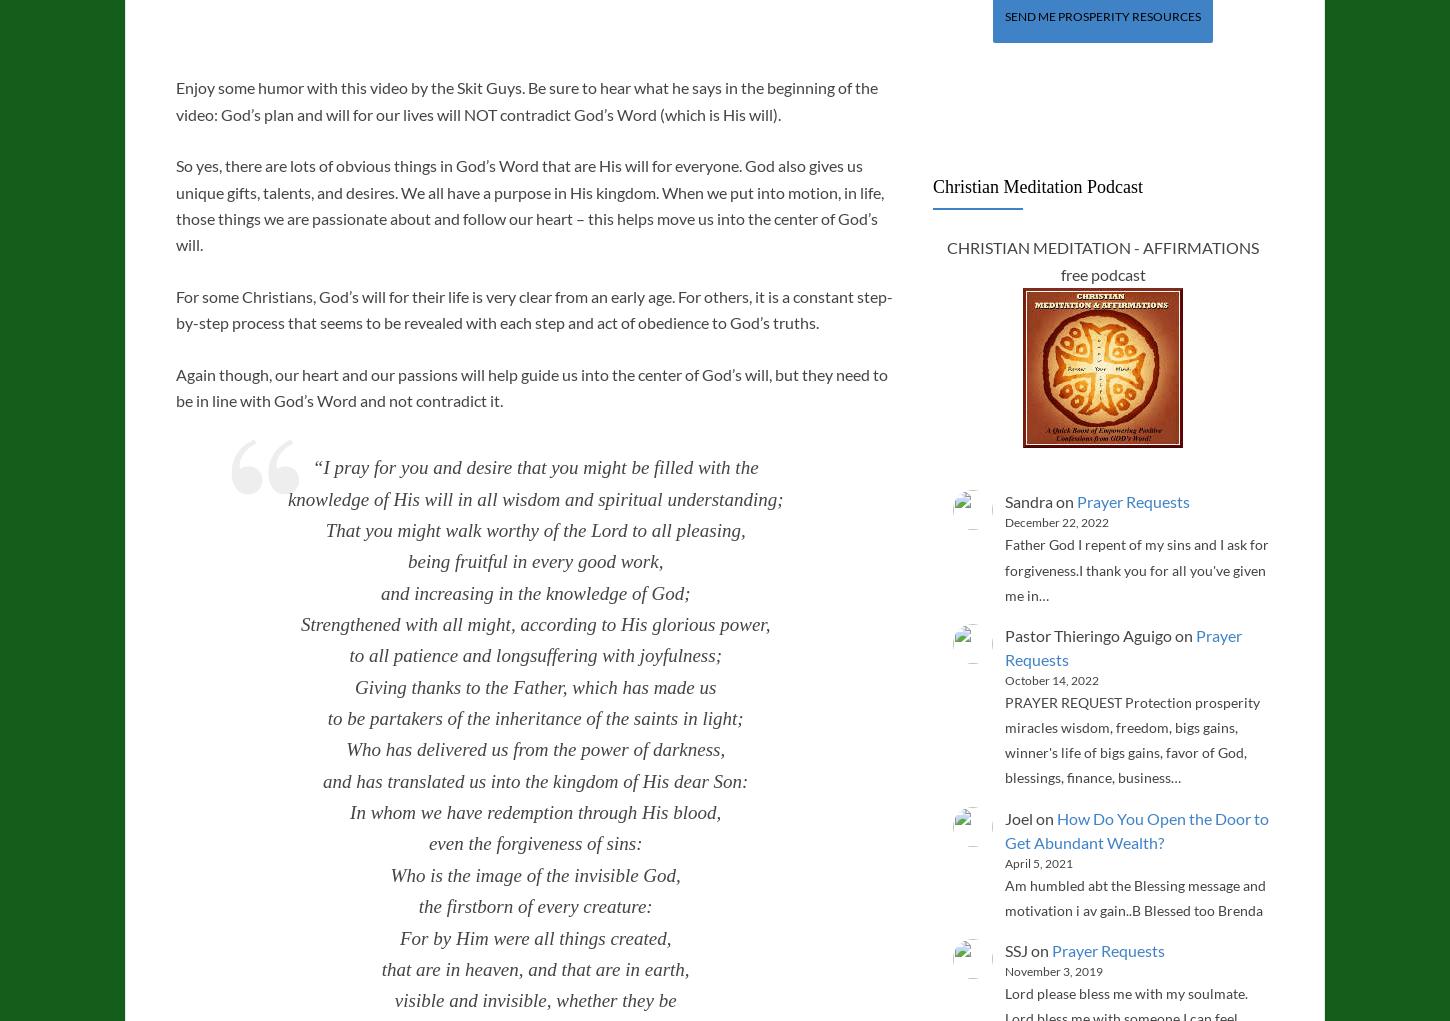 The width and height of the screenshot is (1450, 1021). What do you see at coordinates (529, 205) in the screenshot?
I see `'So yes, there are lots of obvious things in God’s Word that are His will for everyone. God also gives us unique gifts, talents, and desires. We all have a purpose in His kingdom. When we put into motion, in life, those things we are passionate about and follow our heart – this helps move us into the center of God’s will.'` at bounding box center [529, 205].